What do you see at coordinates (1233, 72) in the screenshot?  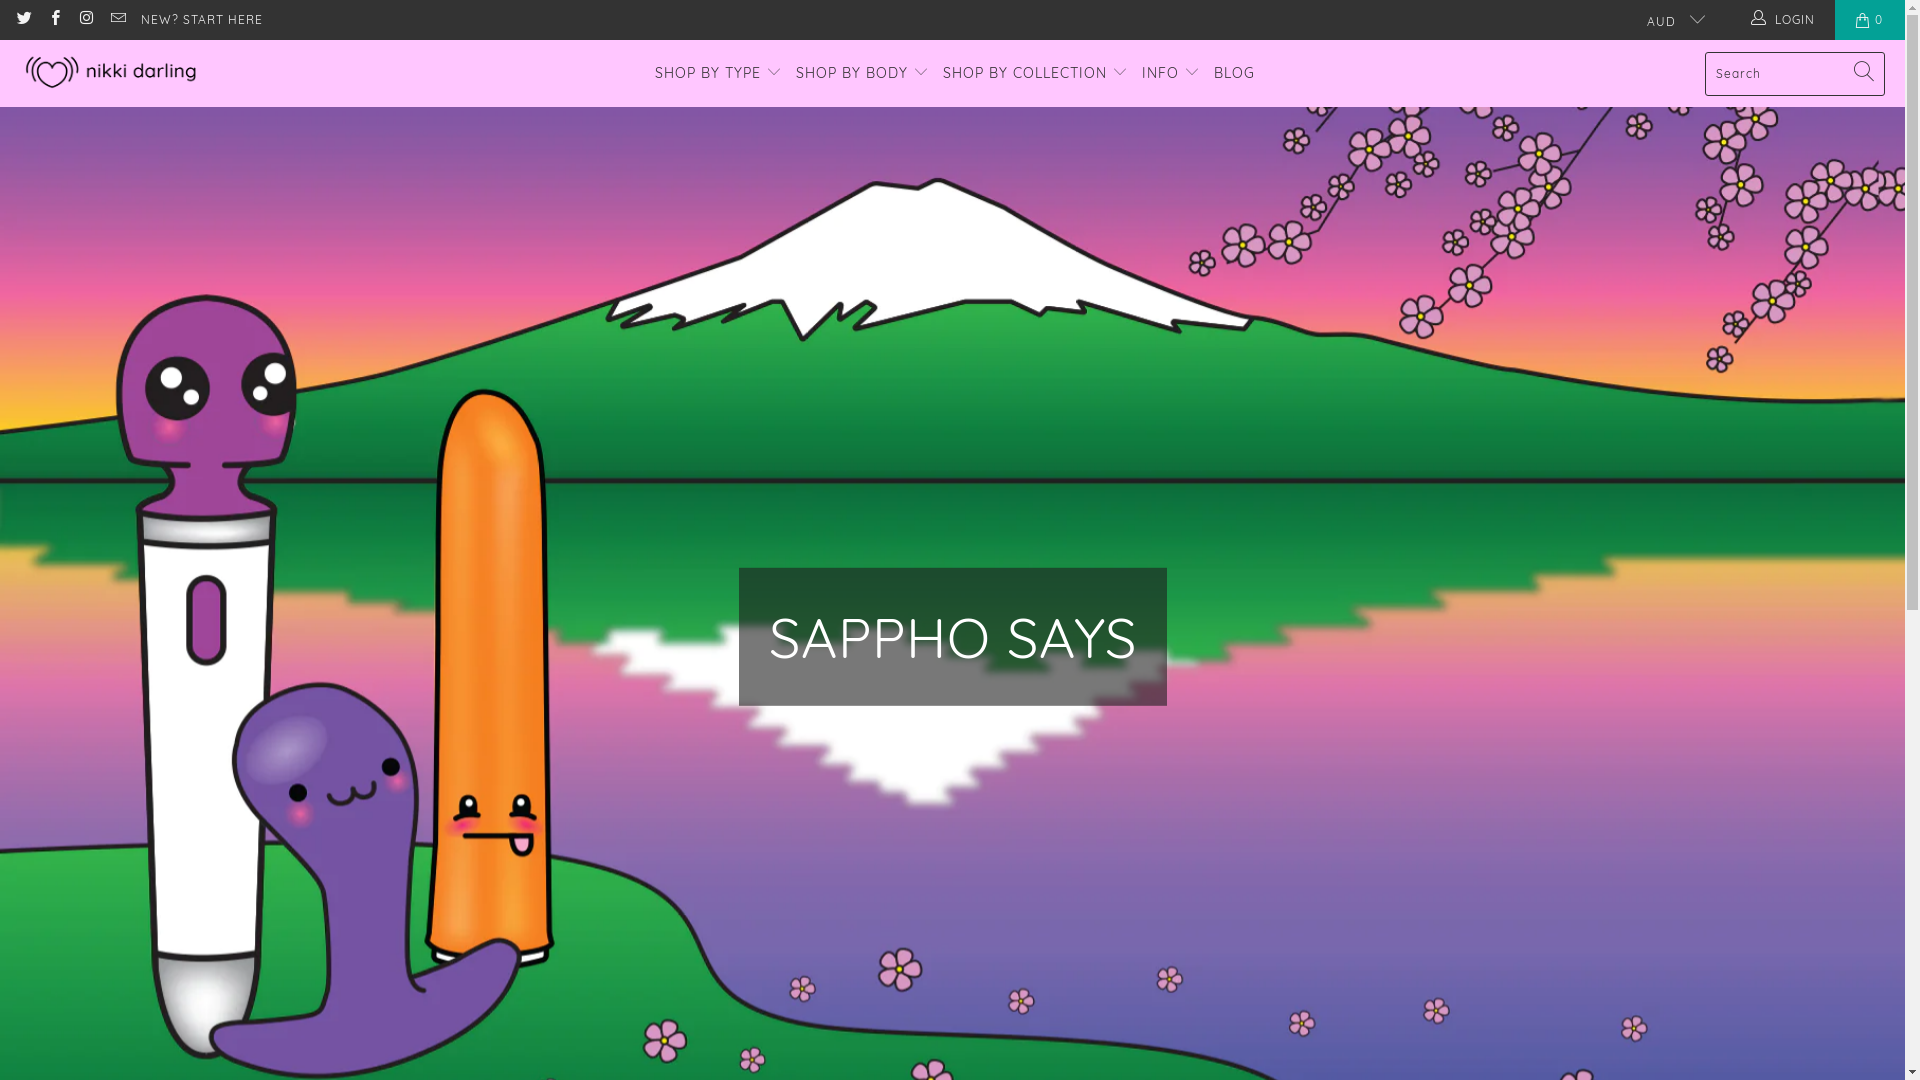 I see `'BLOG'` at bounding box center [1233, 72].